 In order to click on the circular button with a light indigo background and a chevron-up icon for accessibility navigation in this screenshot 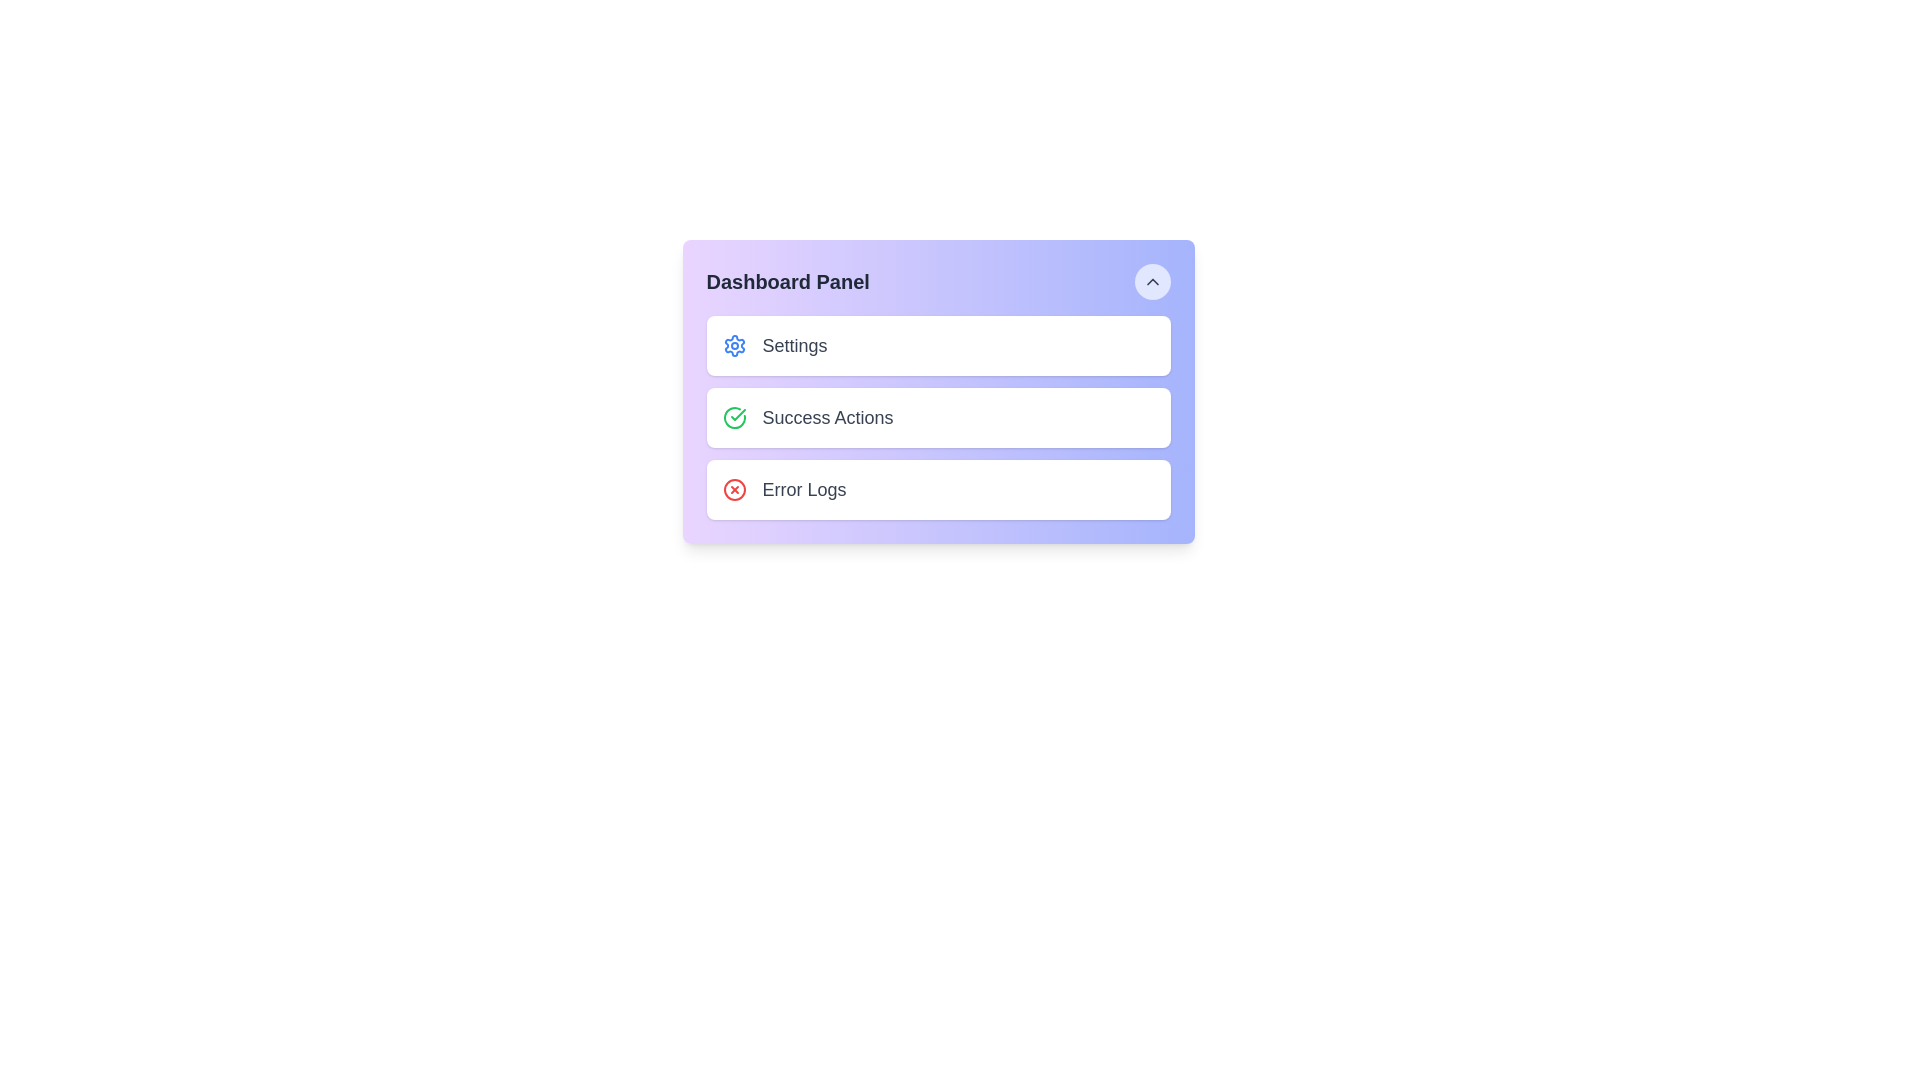, I will do `click(1152, 281)`.